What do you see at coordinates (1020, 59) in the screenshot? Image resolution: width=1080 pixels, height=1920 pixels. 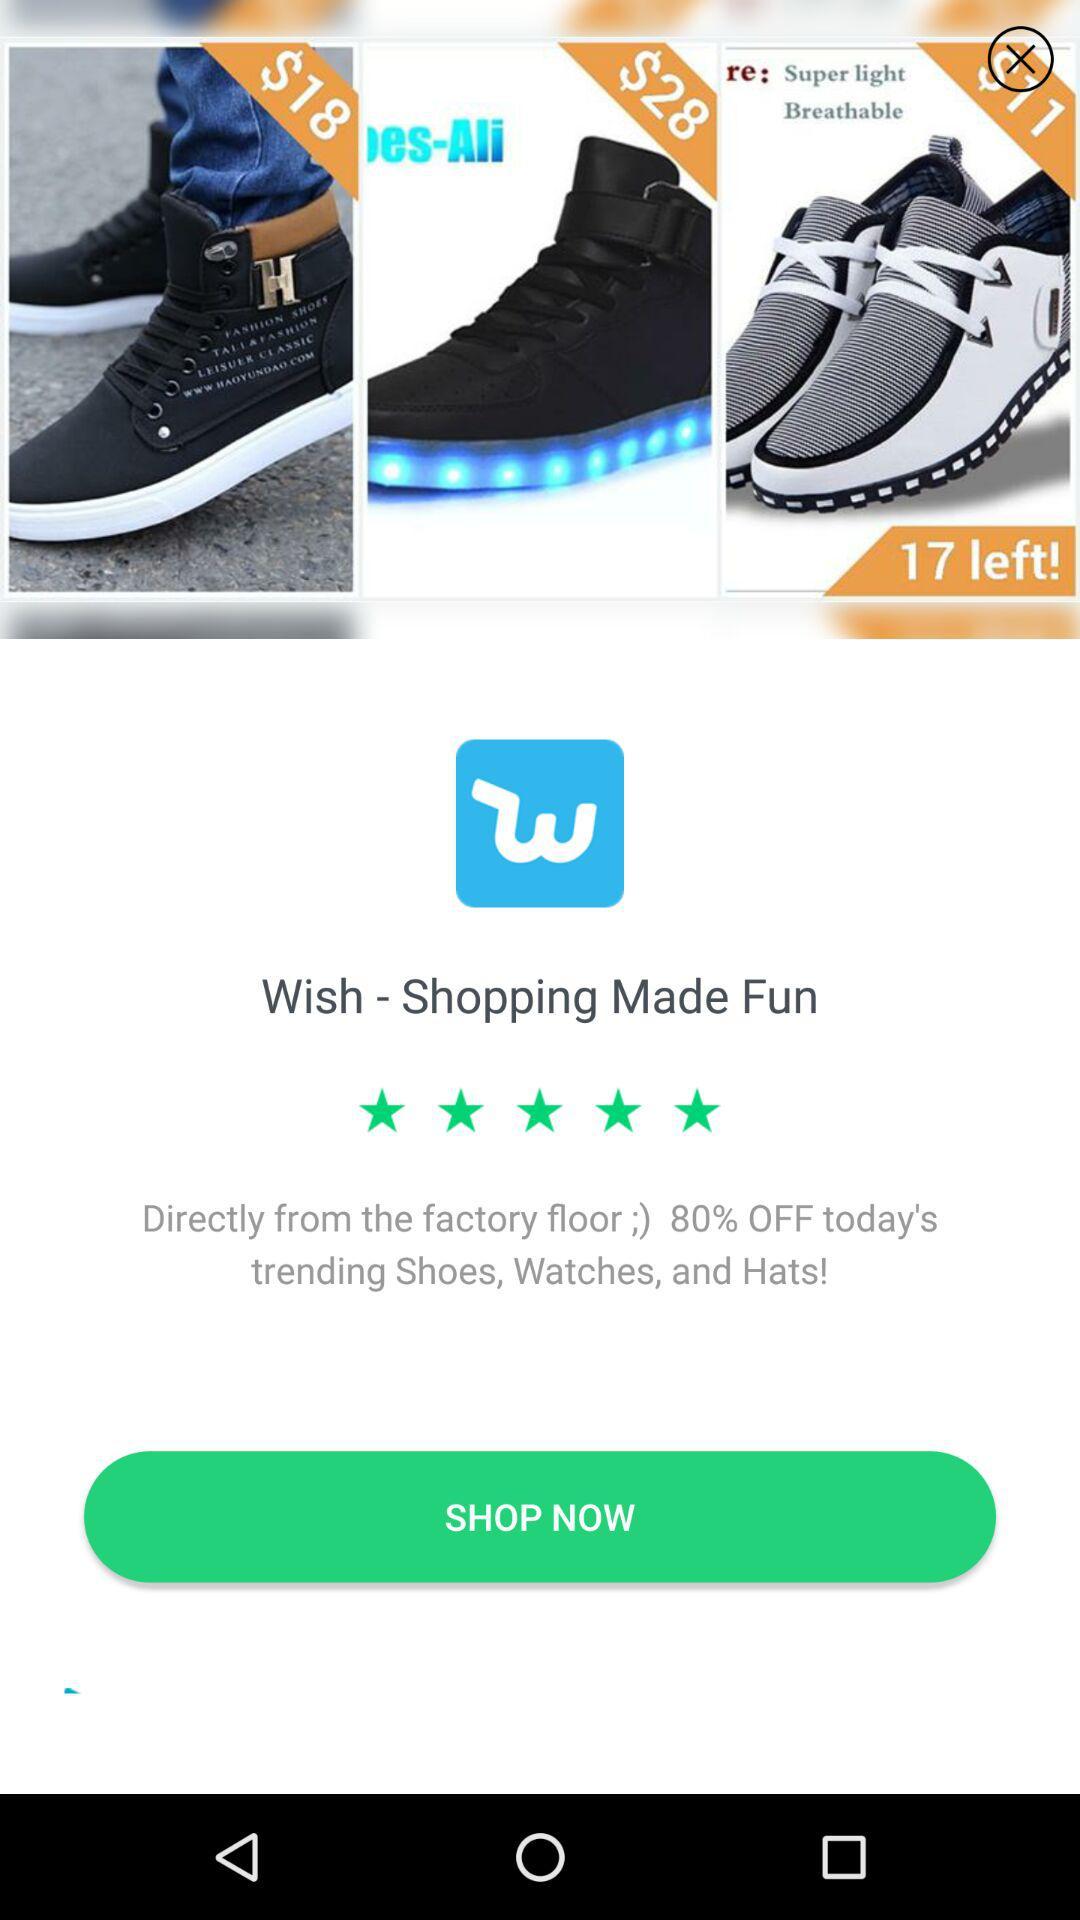 I see `the close icon` at bounding box center [1020, 59].